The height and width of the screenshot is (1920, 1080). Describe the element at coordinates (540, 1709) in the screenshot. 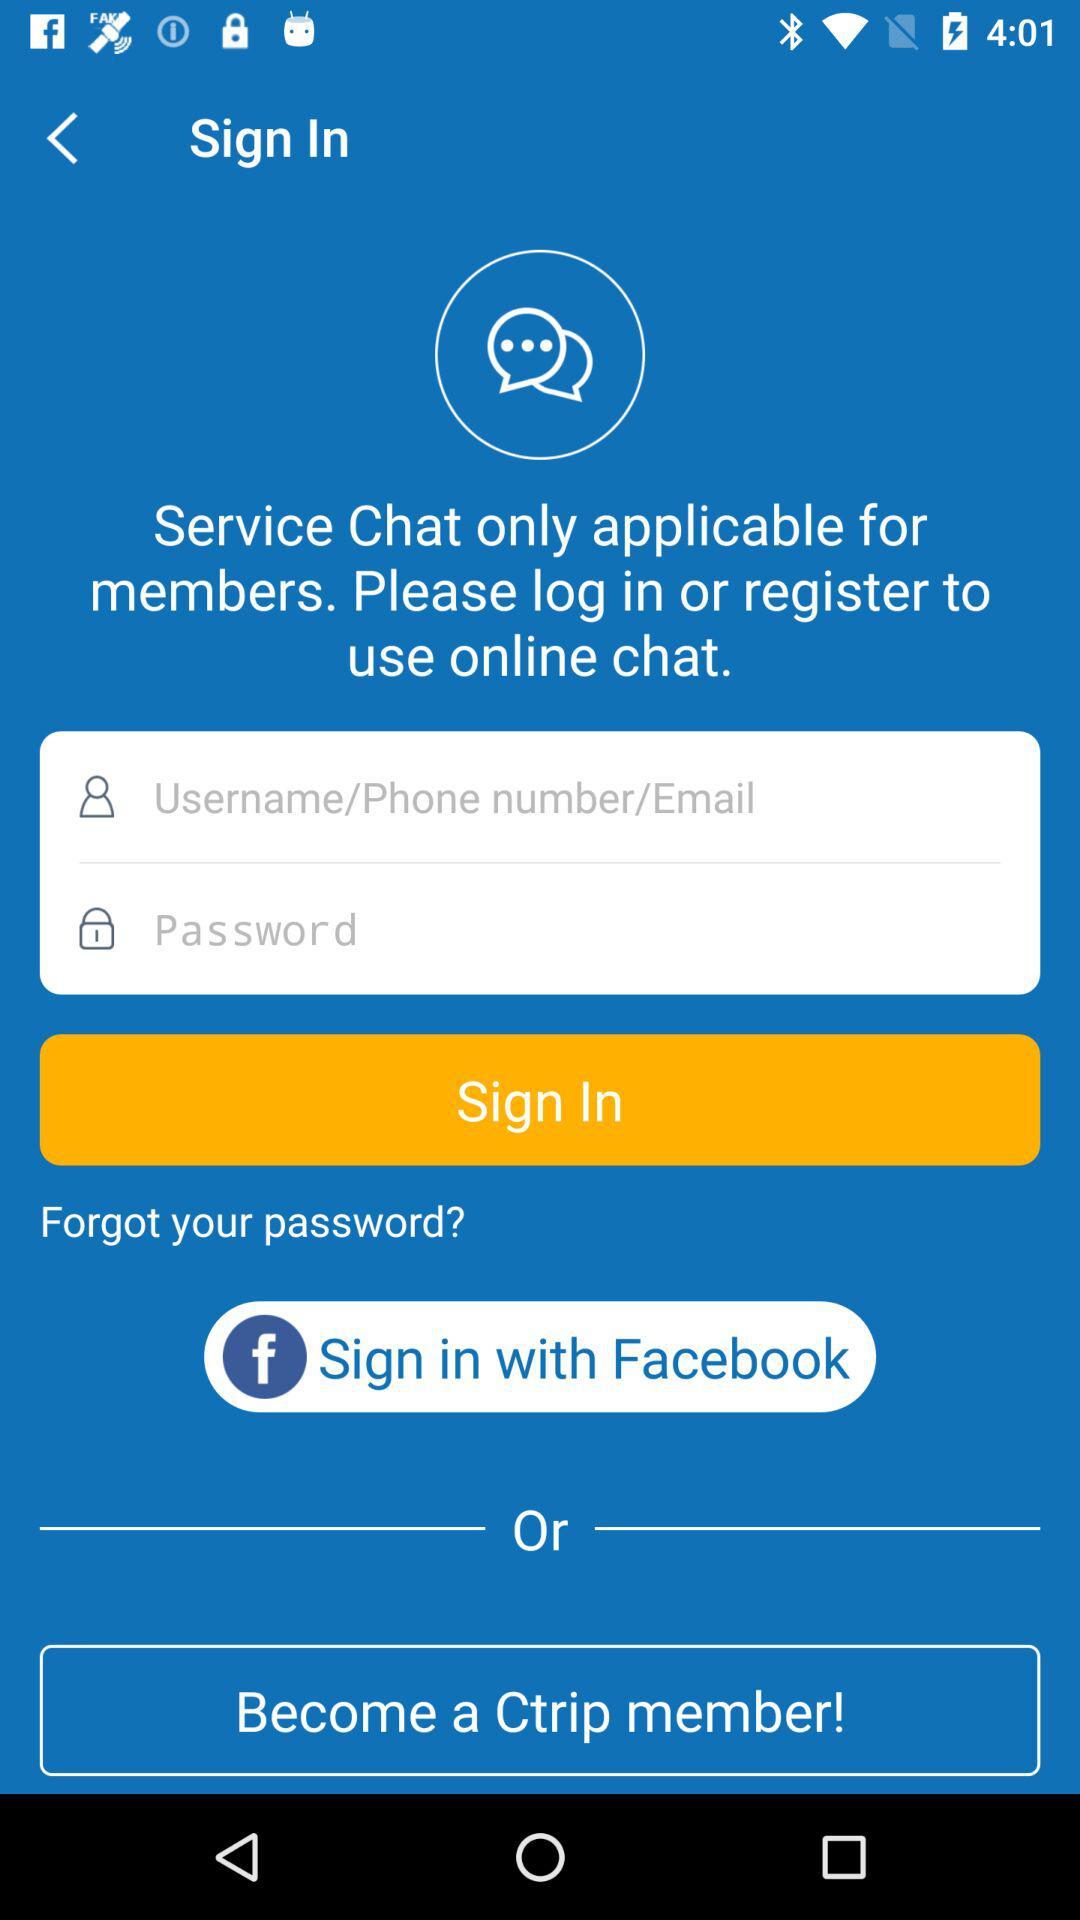

I see `the icon below or icon` at that location.